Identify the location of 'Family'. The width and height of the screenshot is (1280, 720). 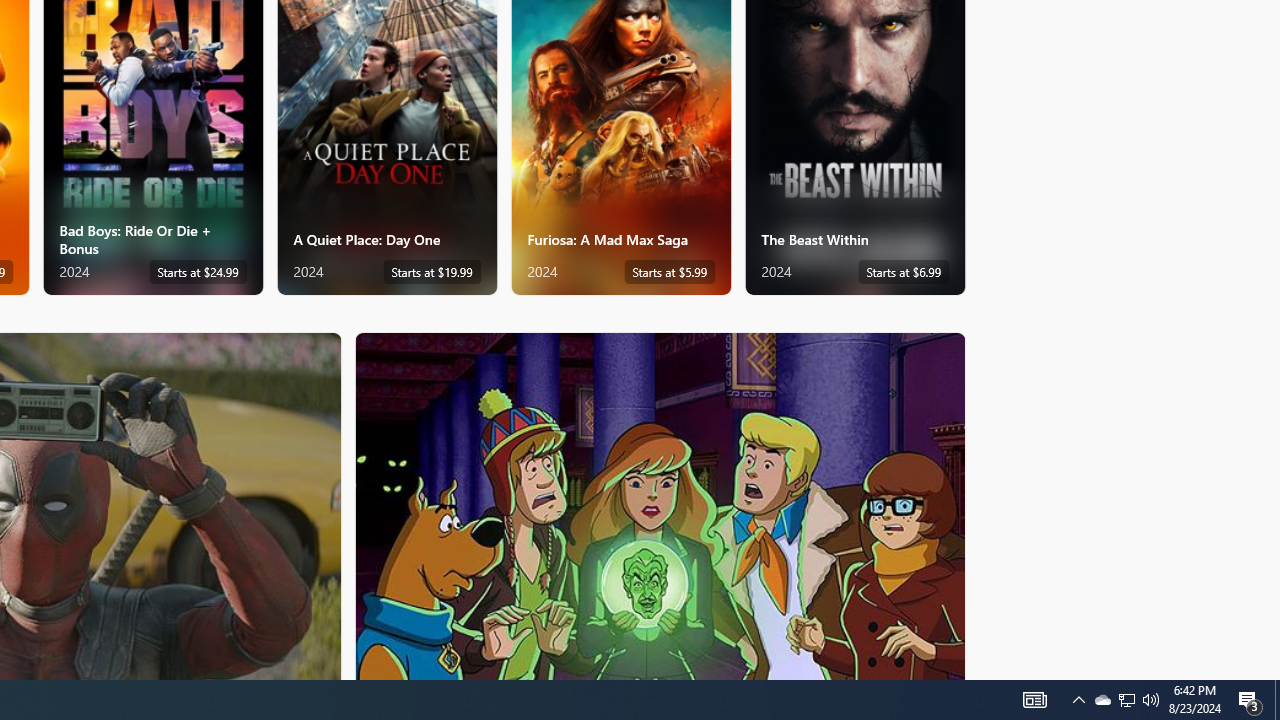
(660, 504).